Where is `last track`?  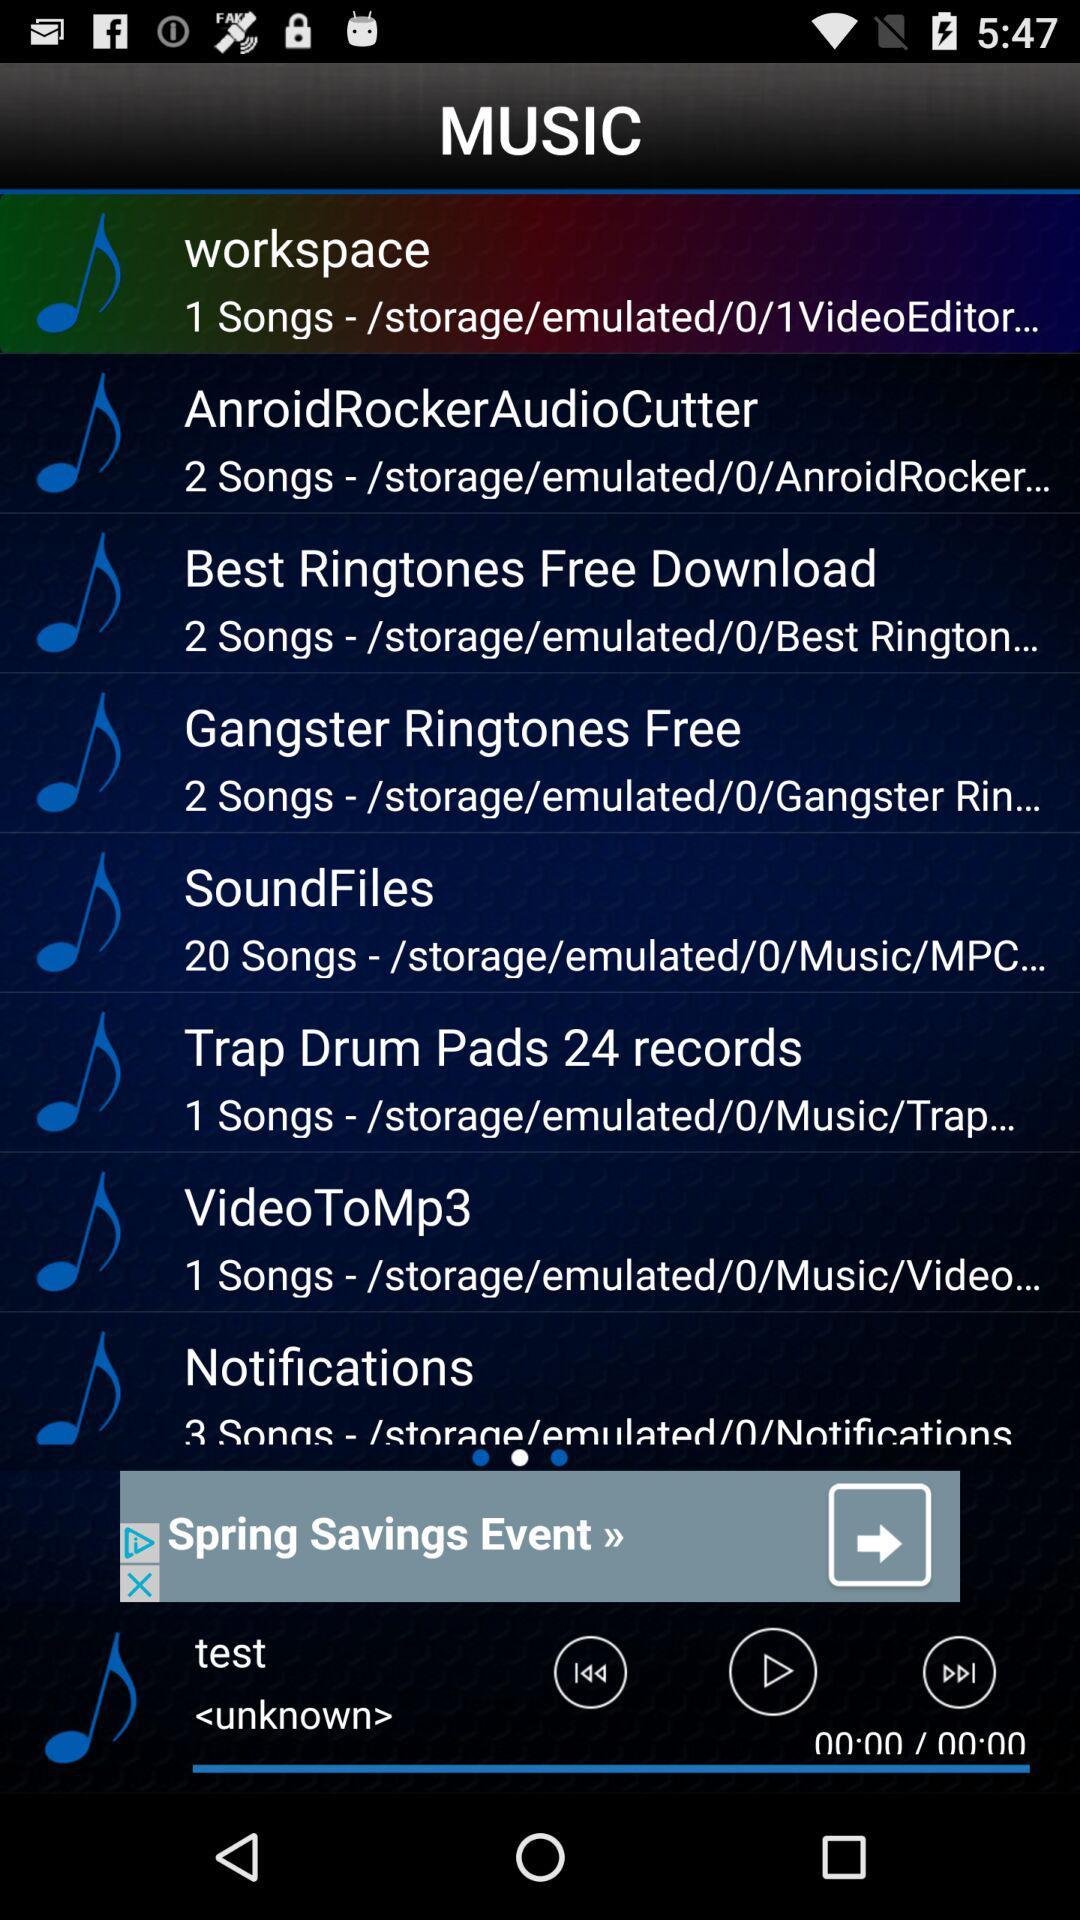
last track is located at coordinates (575, 1680).